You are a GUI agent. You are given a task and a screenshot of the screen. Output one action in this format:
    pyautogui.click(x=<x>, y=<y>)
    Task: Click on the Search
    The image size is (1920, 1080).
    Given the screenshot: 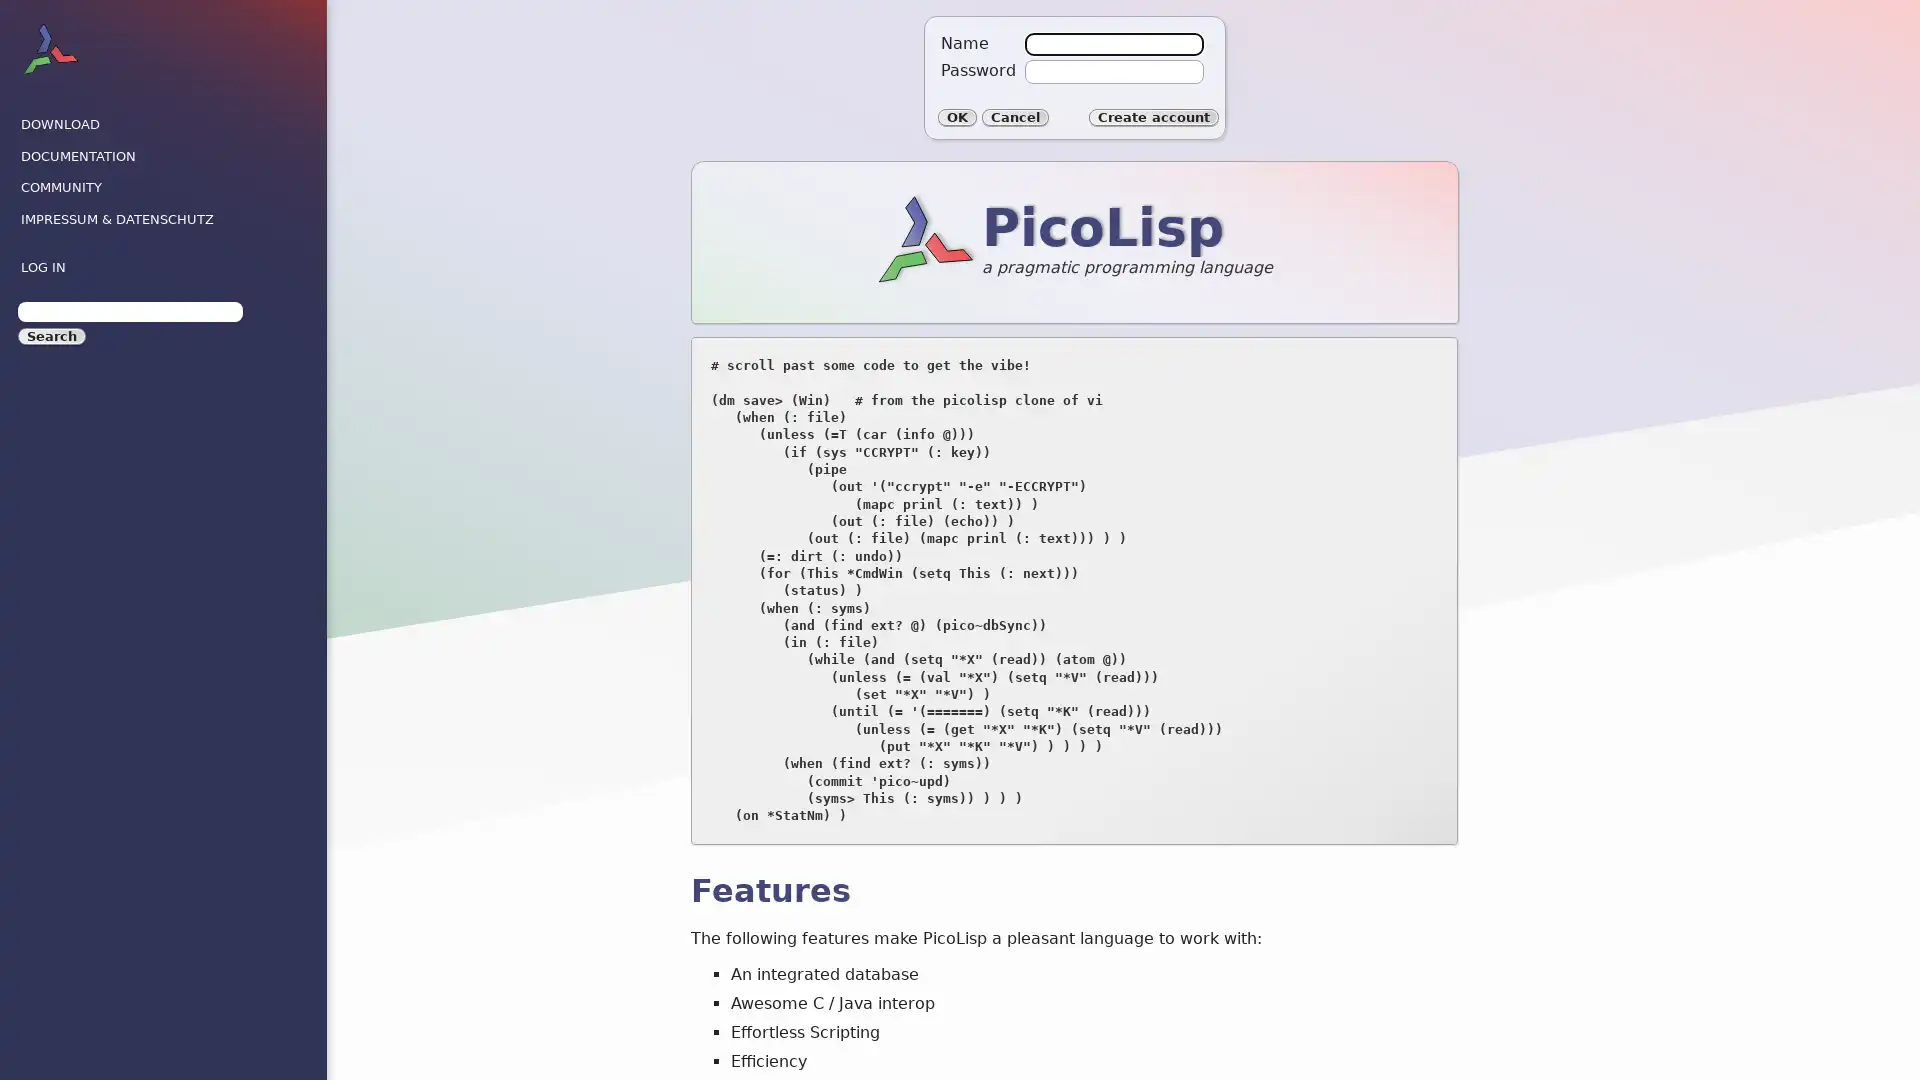 What is the action you would take?
    pyautogui.click(x=51, y=334)
    